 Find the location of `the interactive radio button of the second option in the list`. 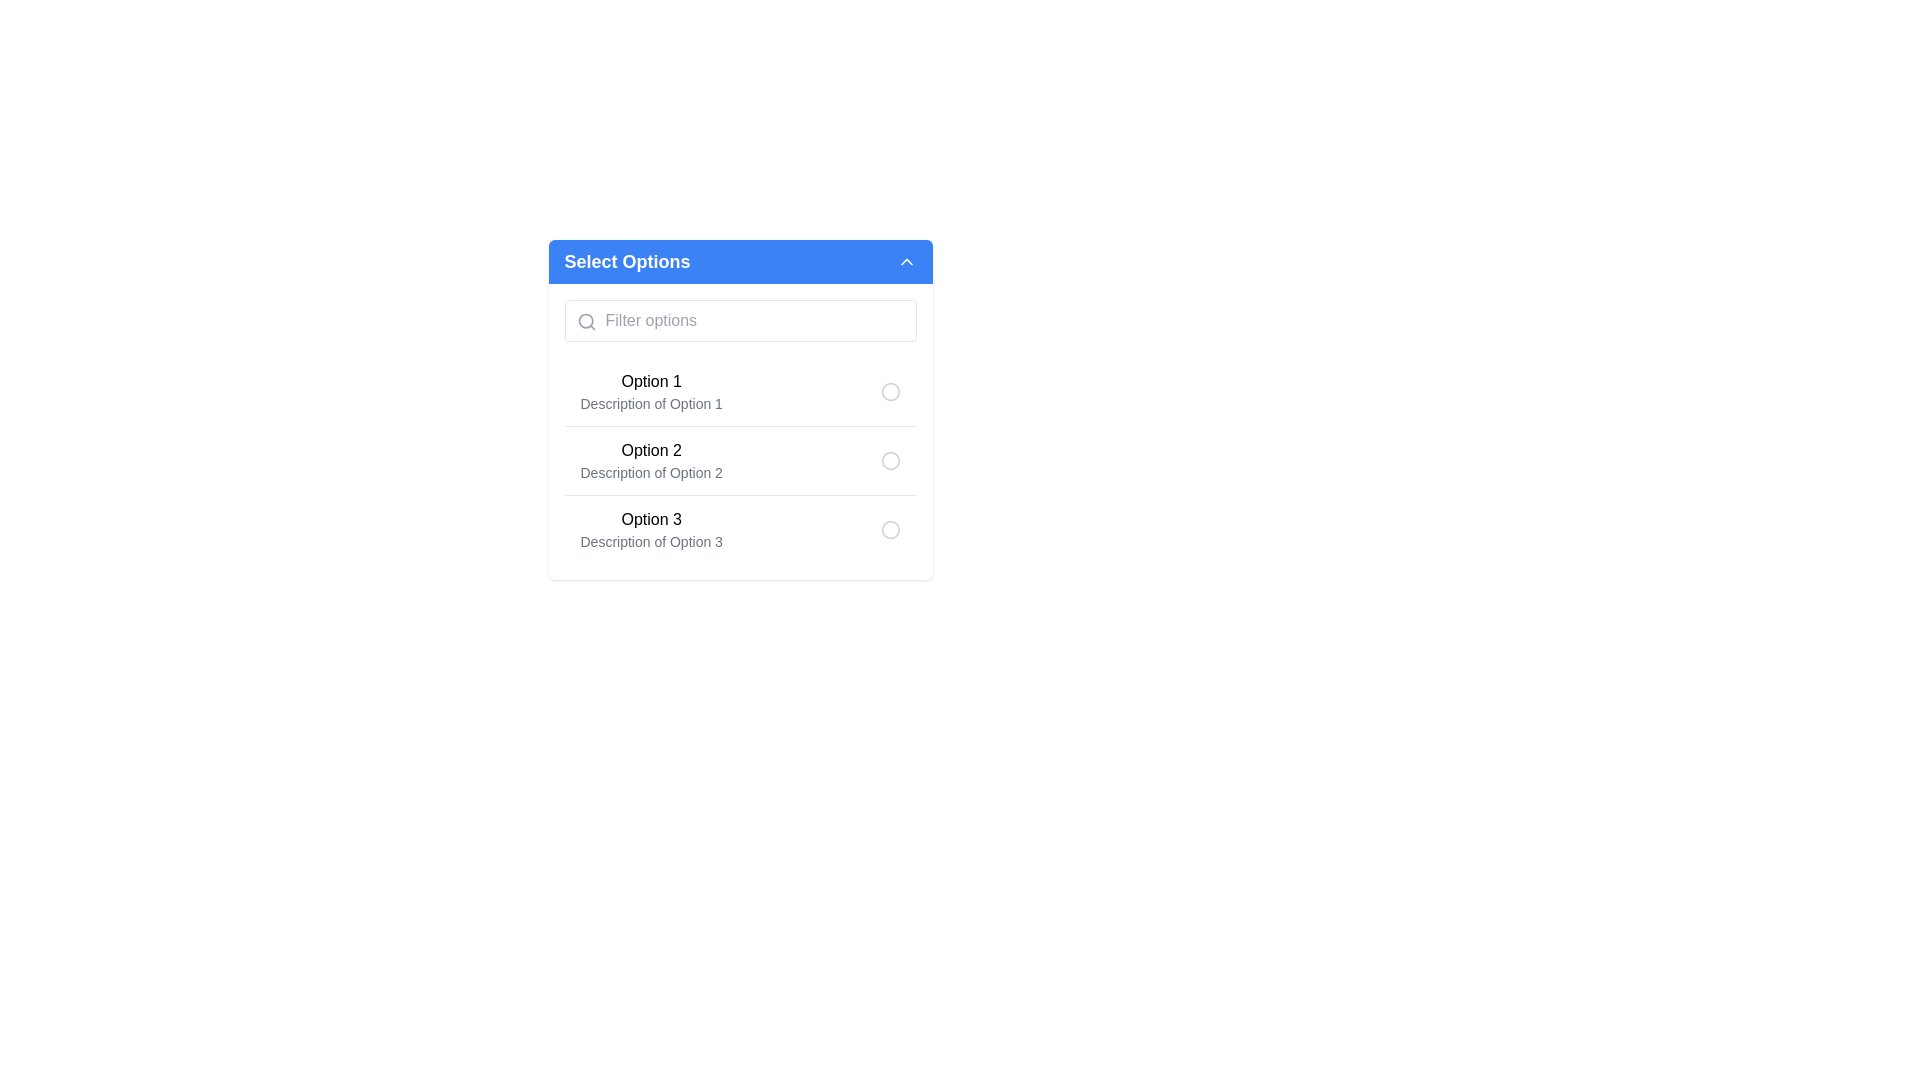

the interactive radio button of the second option in the list is located at coordinates (739, 431).